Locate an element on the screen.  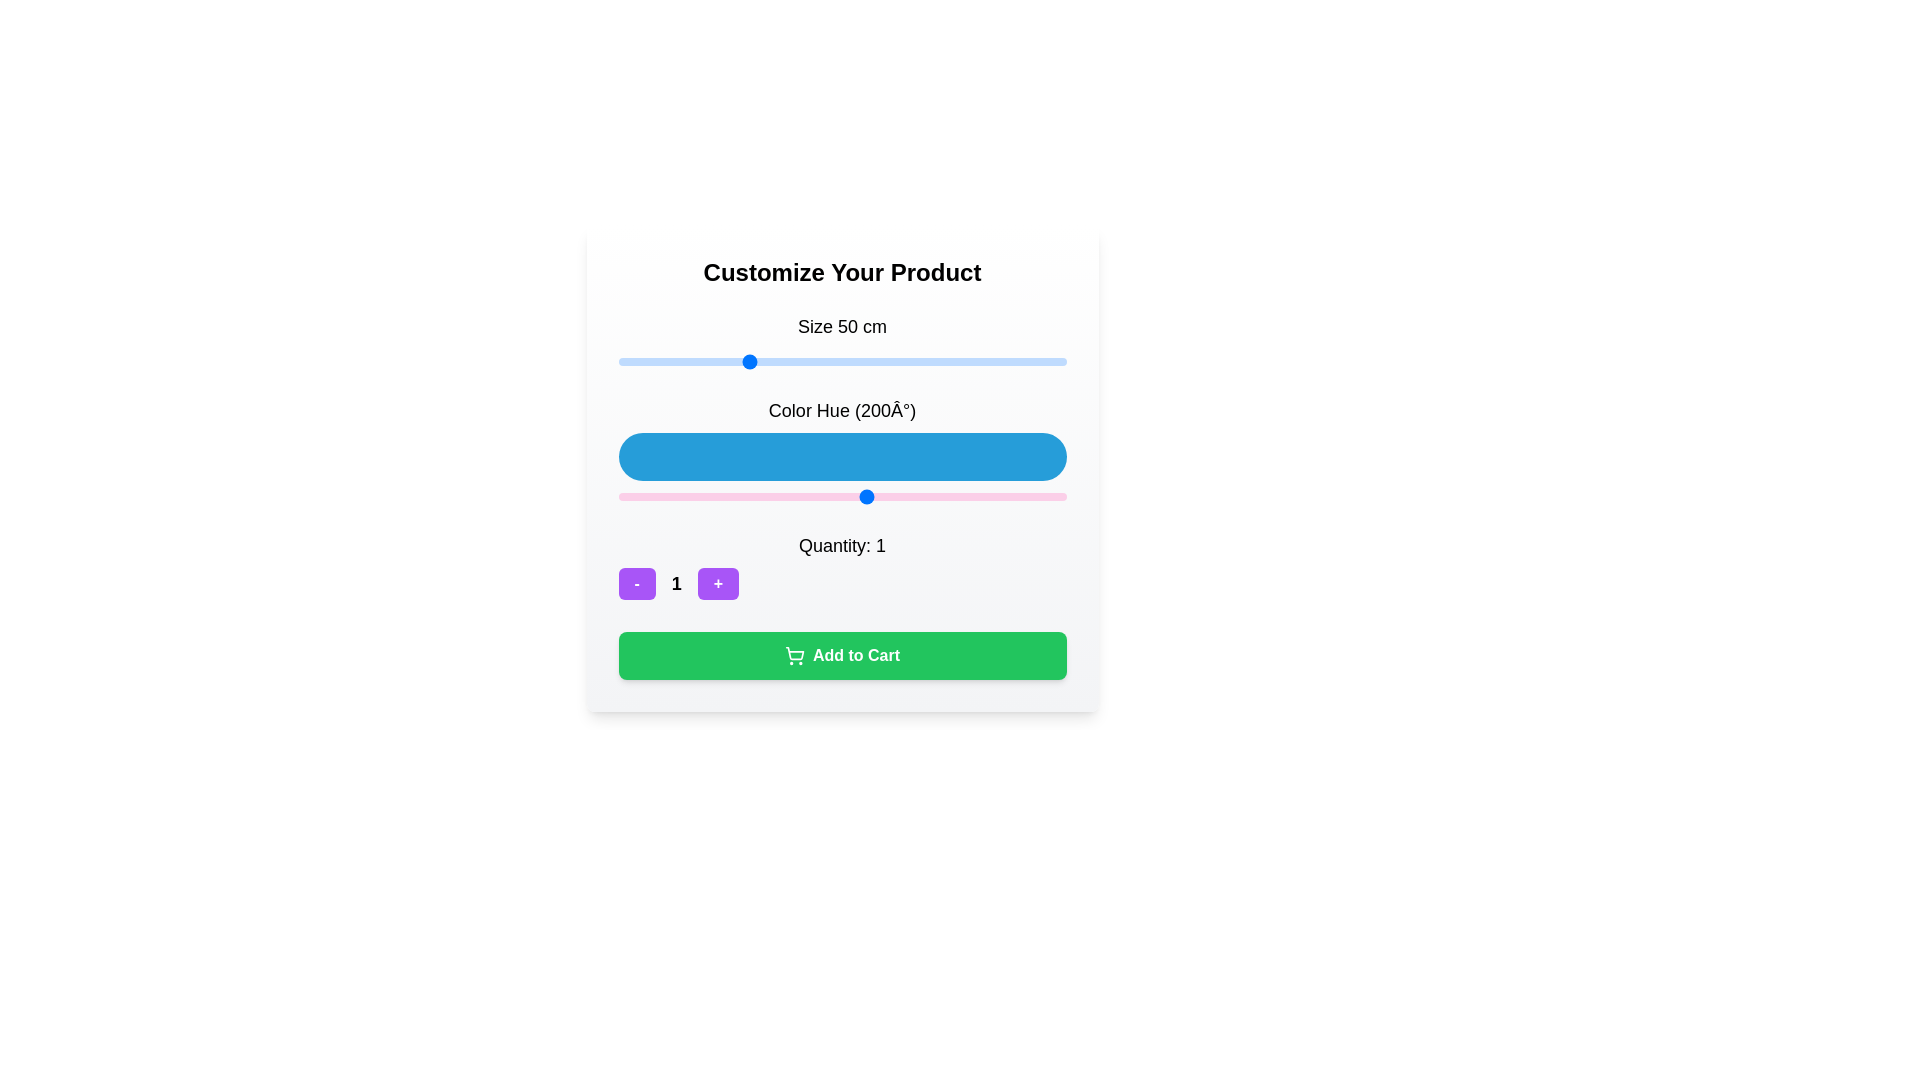
the size is located at coordinates (688, 362).